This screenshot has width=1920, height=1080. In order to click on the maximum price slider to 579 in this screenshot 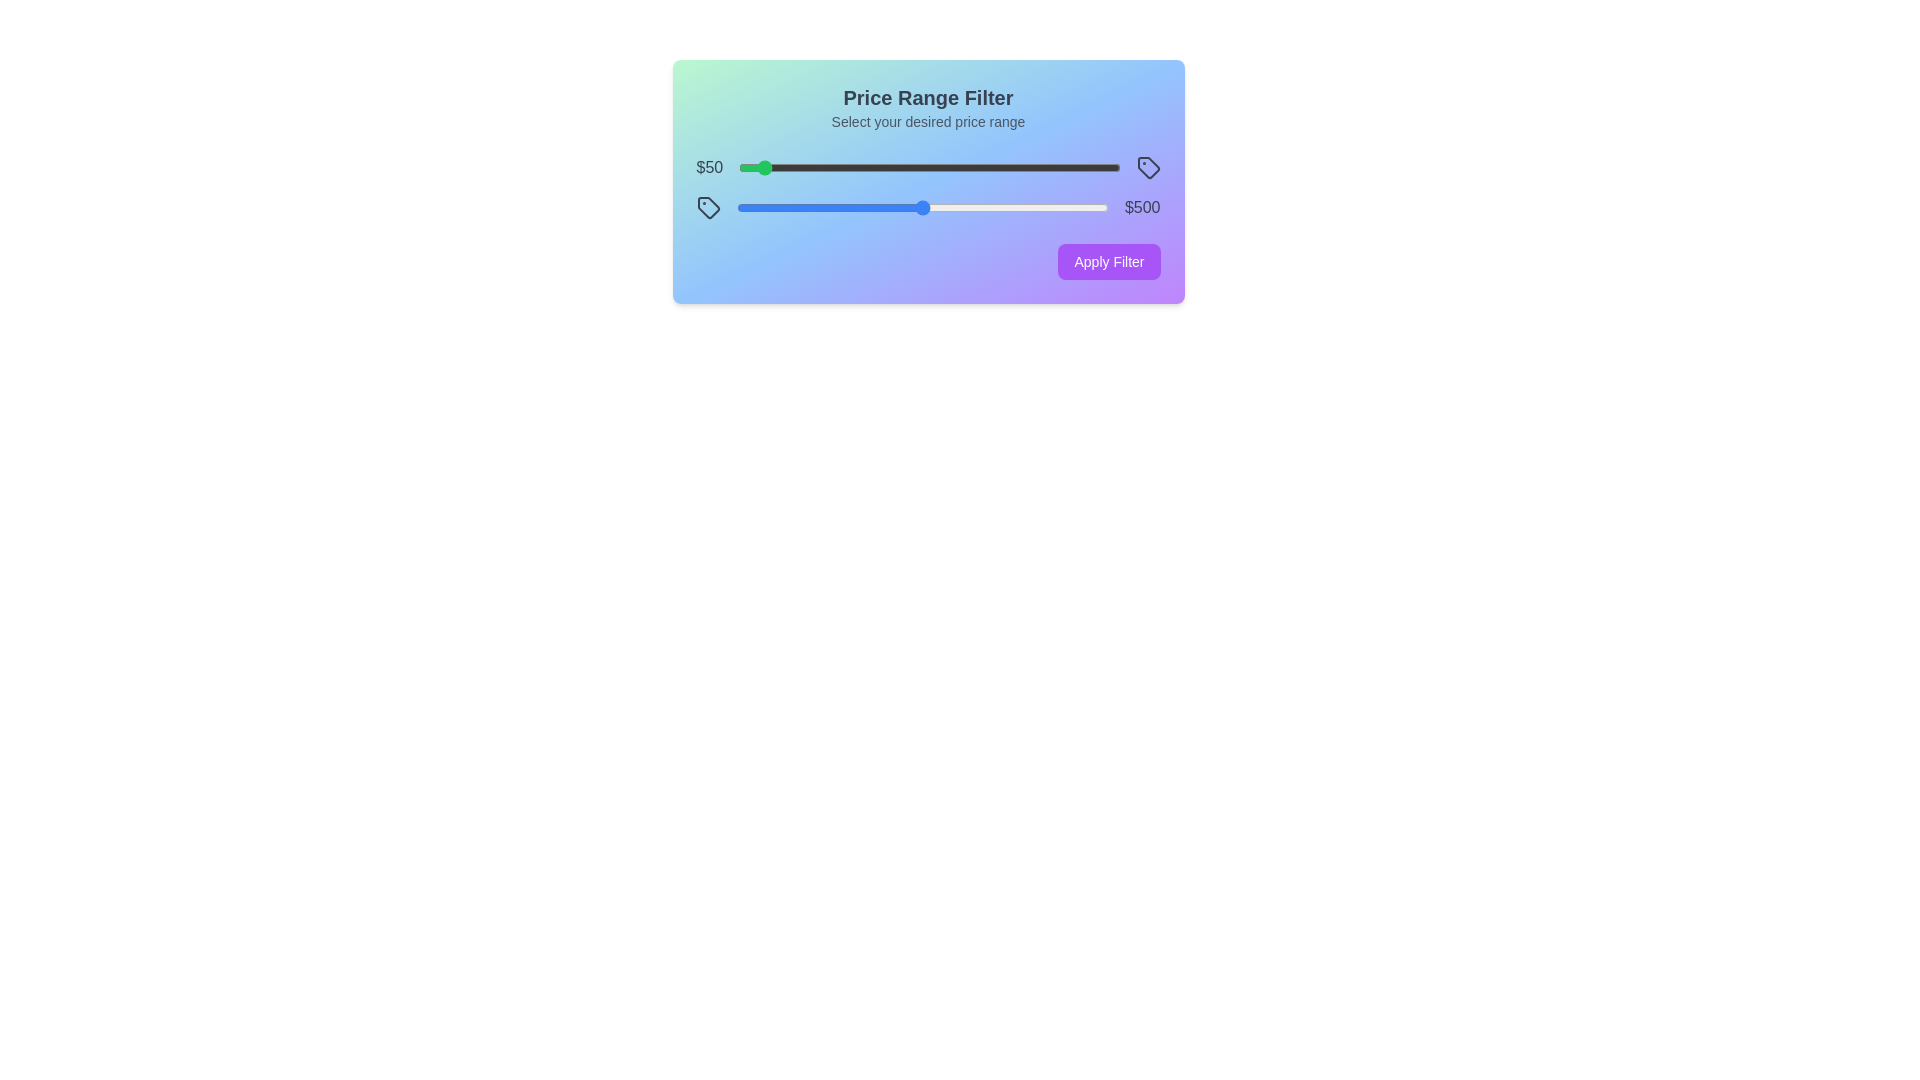, I will do `click(951, 208)`.